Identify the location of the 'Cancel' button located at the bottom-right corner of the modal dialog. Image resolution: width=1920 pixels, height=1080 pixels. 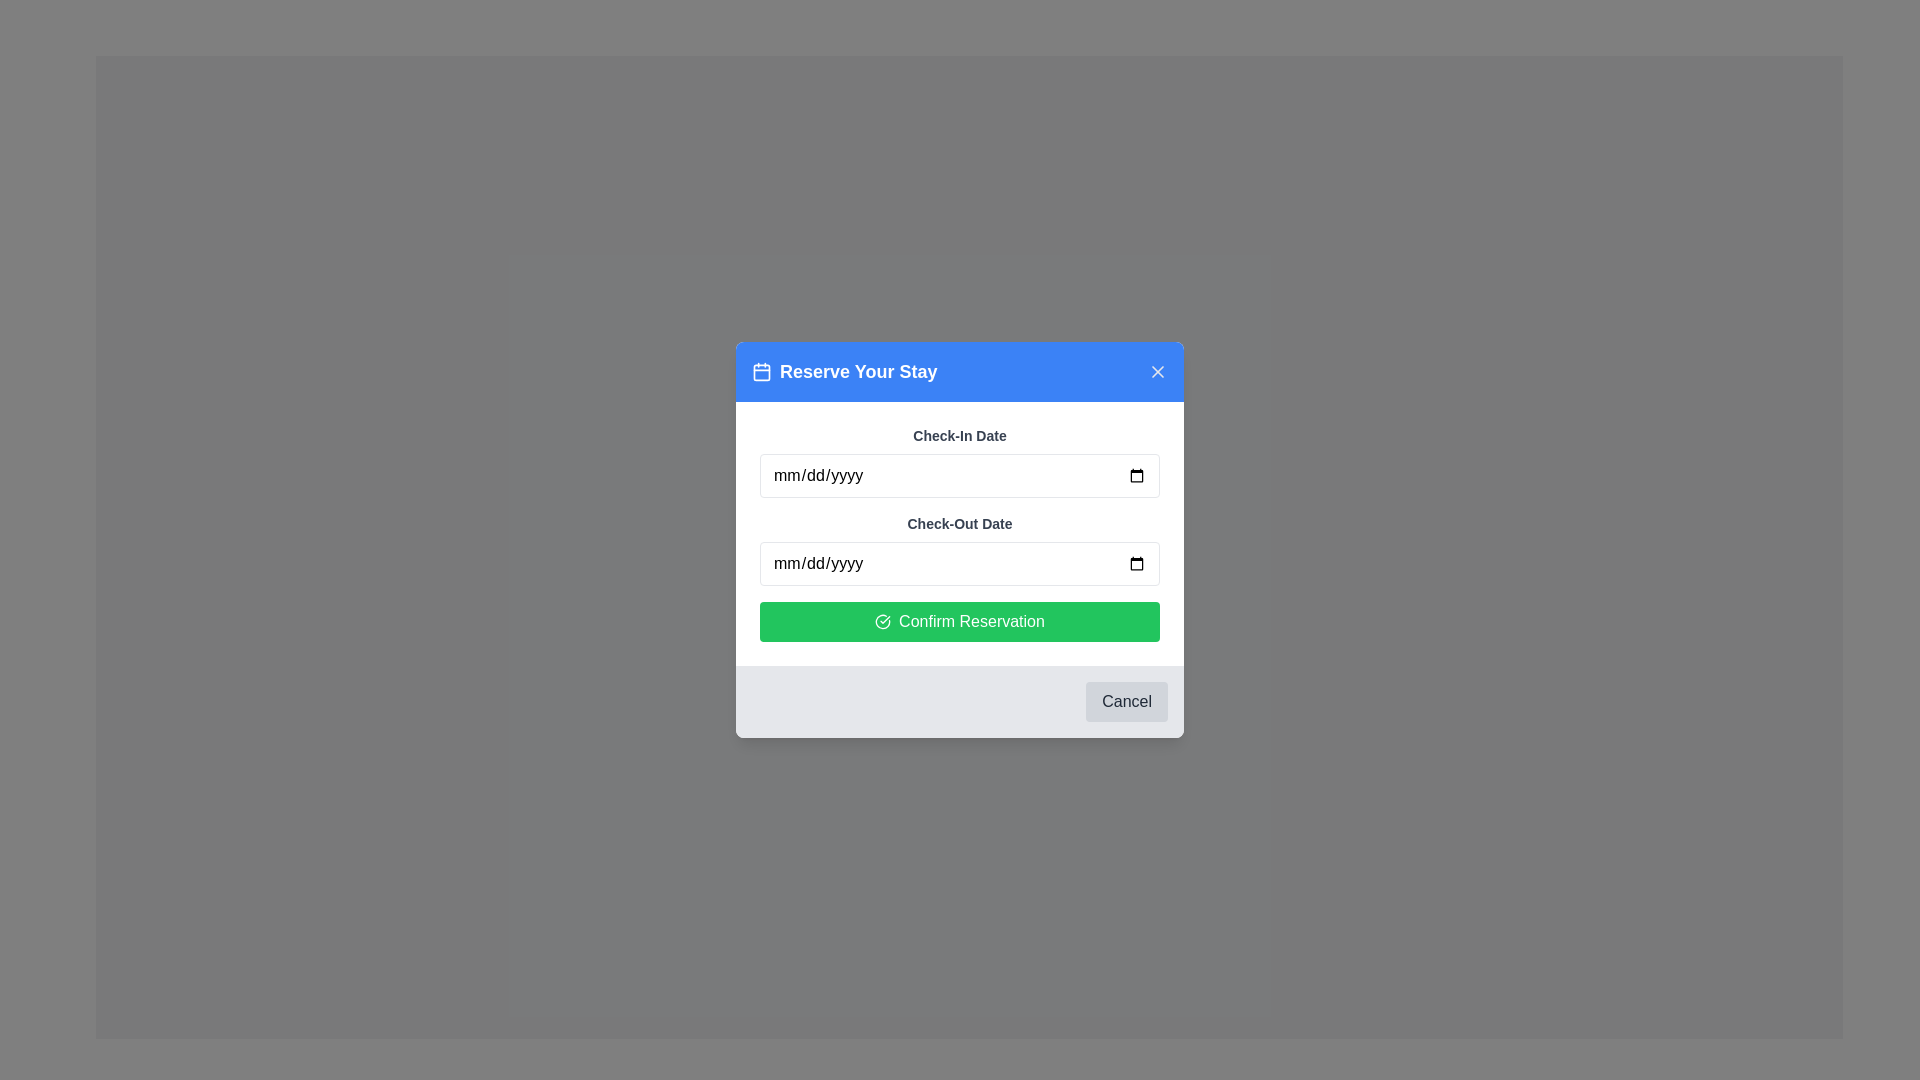
(1127, 701).